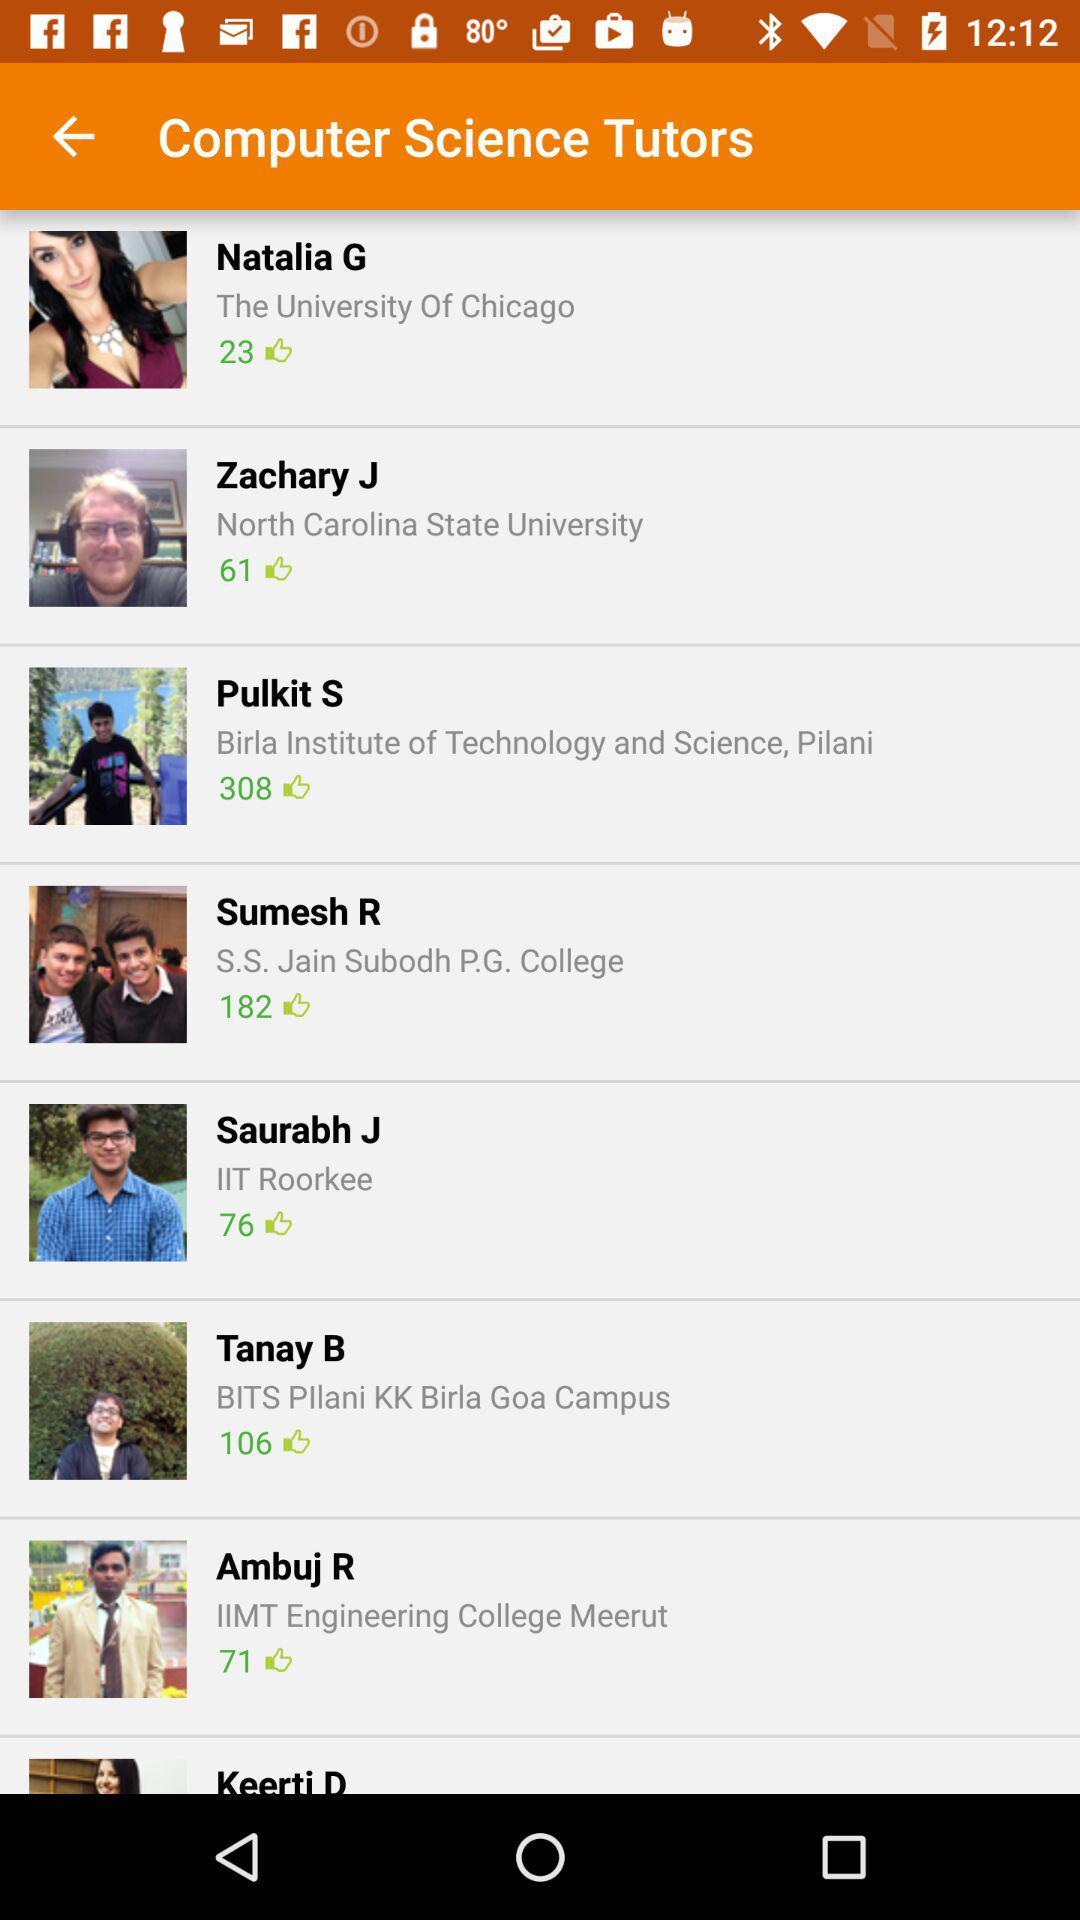  I want to click on icon next to the z icon, so click(254, 567).